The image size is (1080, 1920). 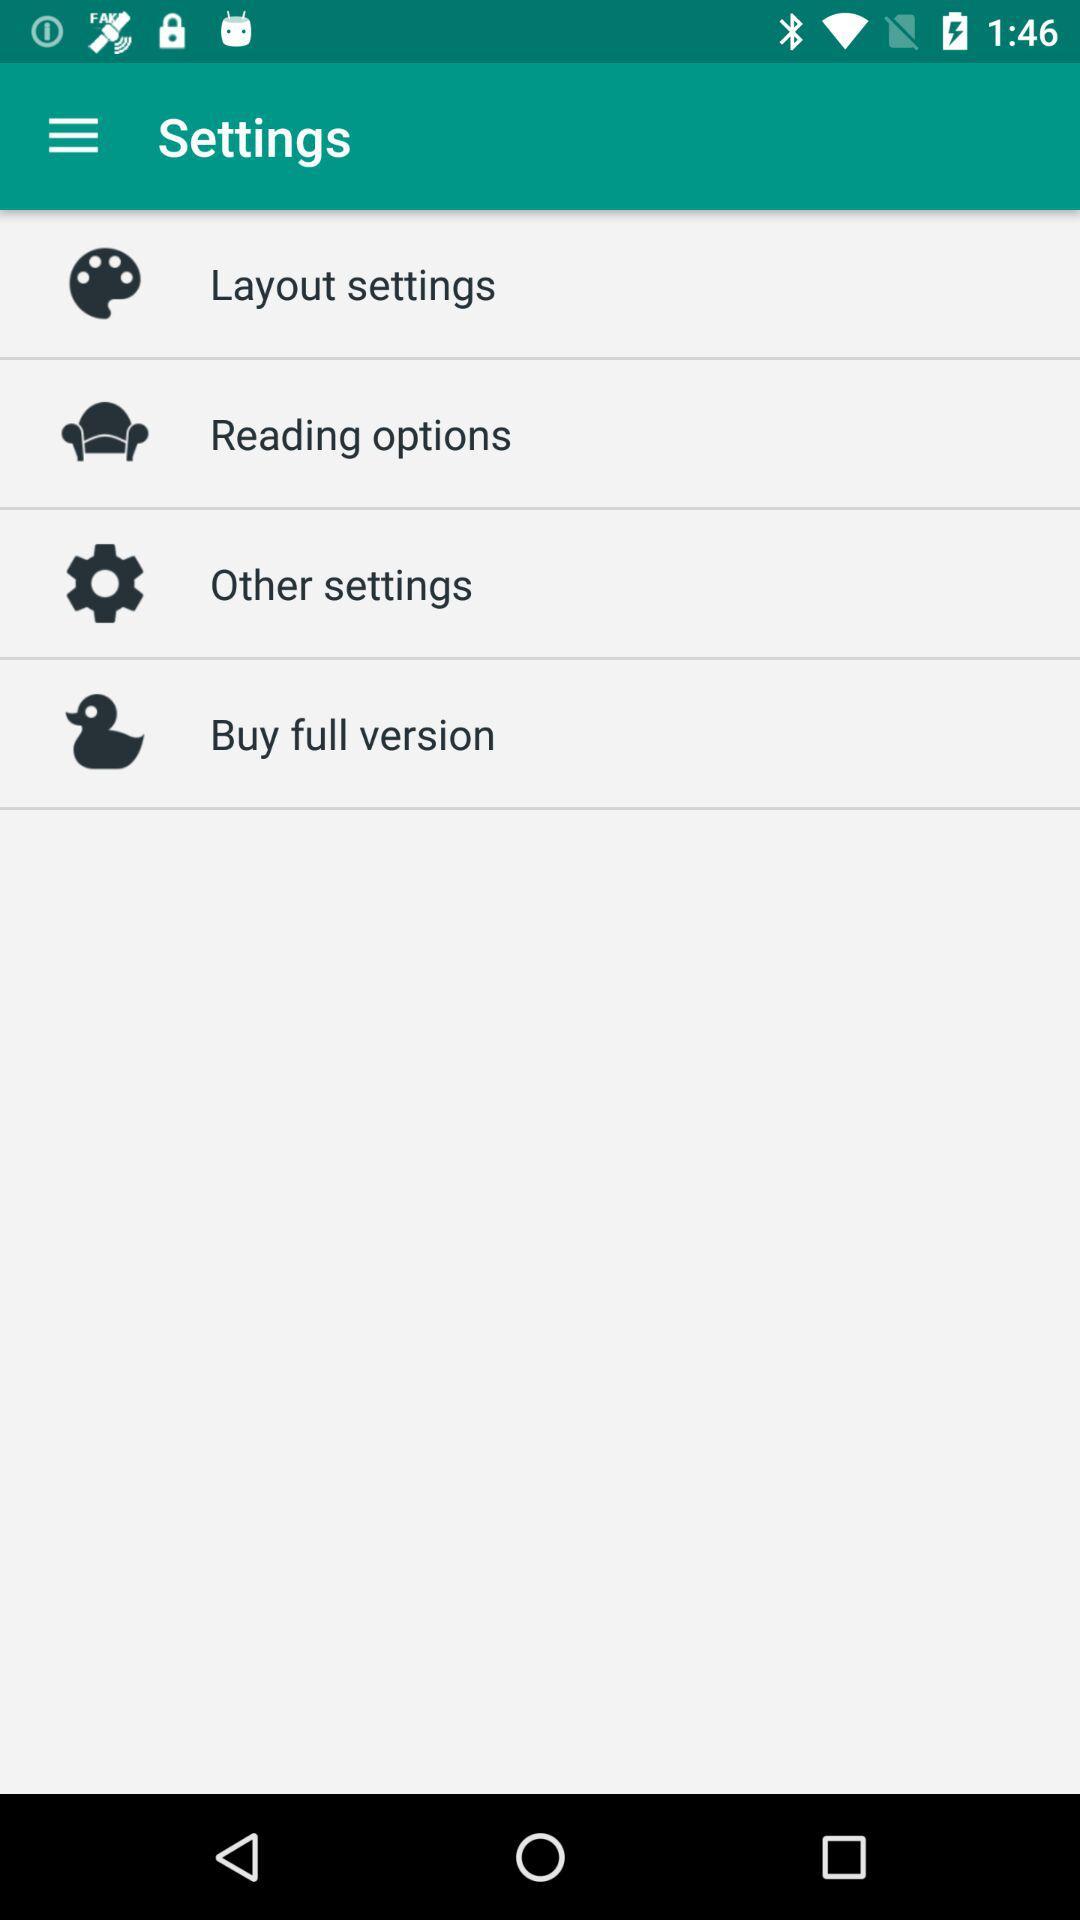 I want to click on the item below the layout settings, so click(x=361, y=432).